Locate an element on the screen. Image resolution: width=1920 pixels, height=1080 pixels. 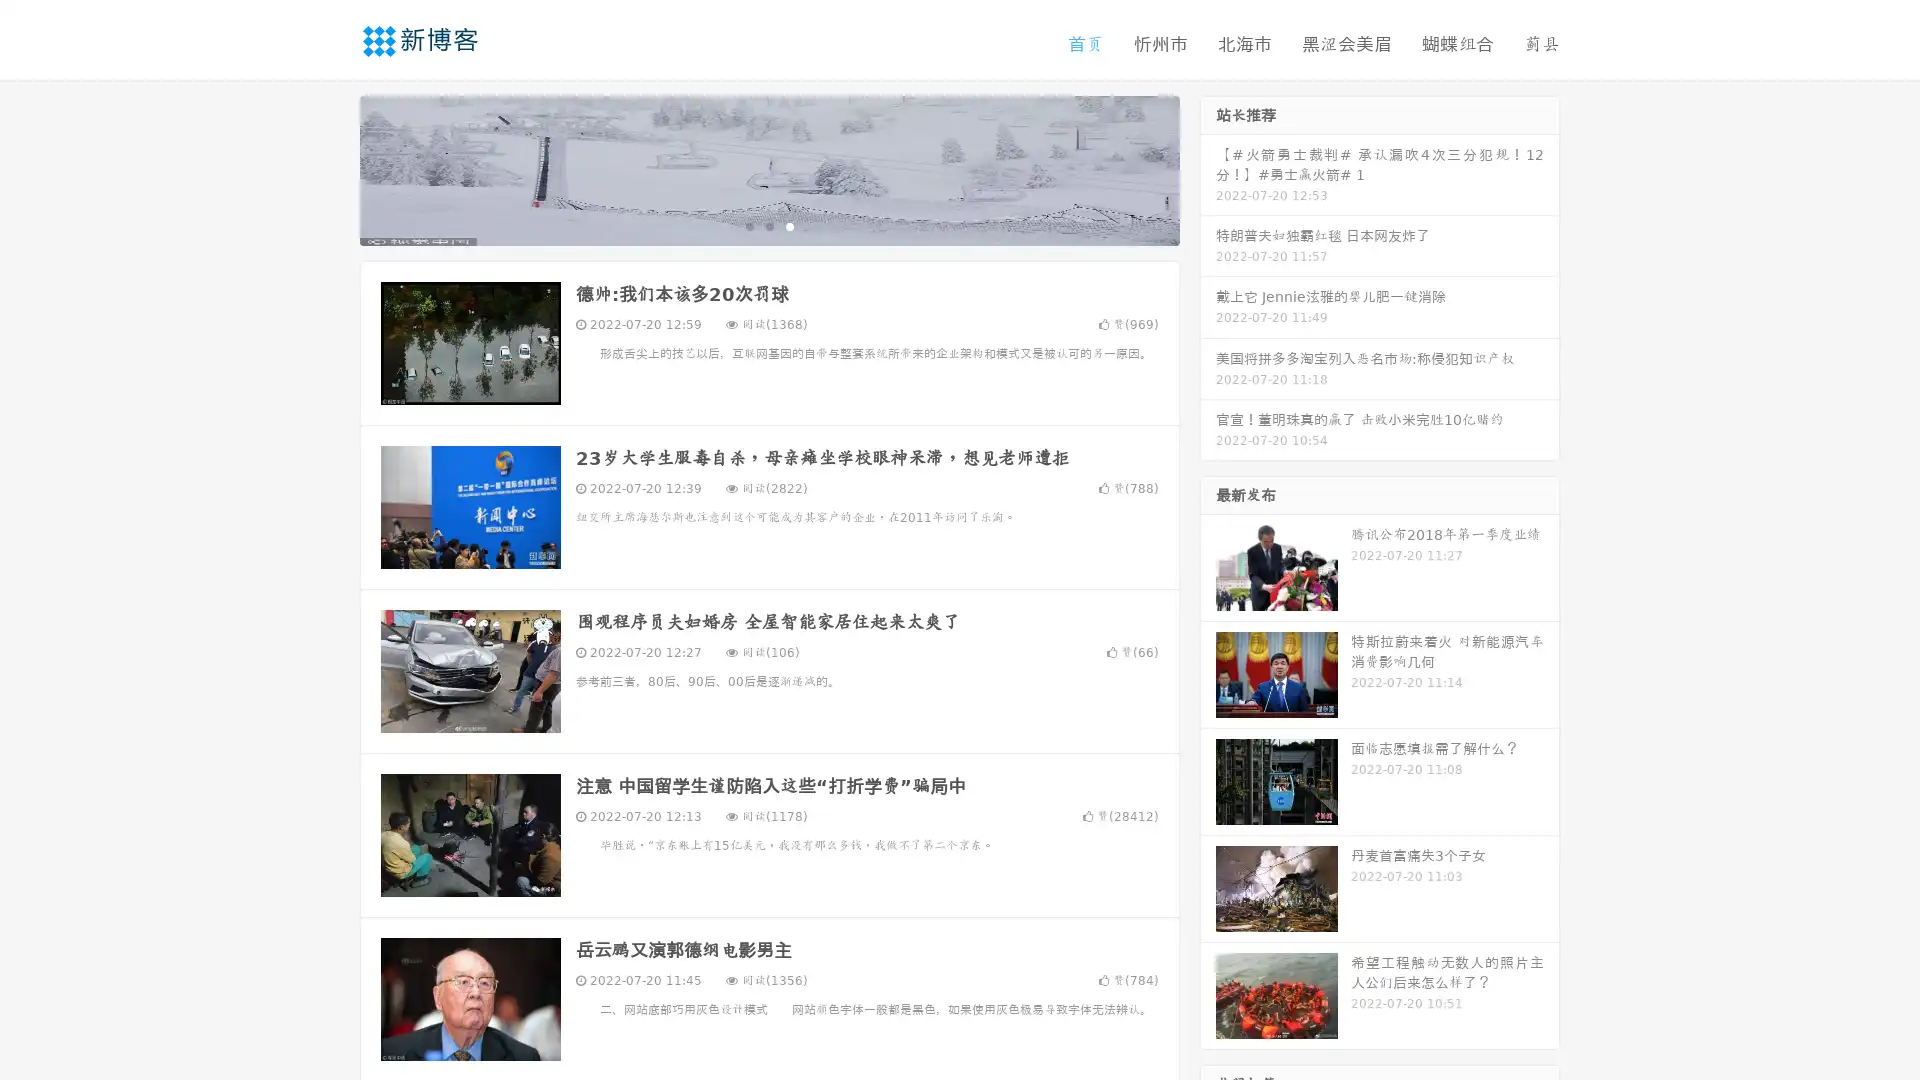
Previous slide is located at coordinates (330, 168).